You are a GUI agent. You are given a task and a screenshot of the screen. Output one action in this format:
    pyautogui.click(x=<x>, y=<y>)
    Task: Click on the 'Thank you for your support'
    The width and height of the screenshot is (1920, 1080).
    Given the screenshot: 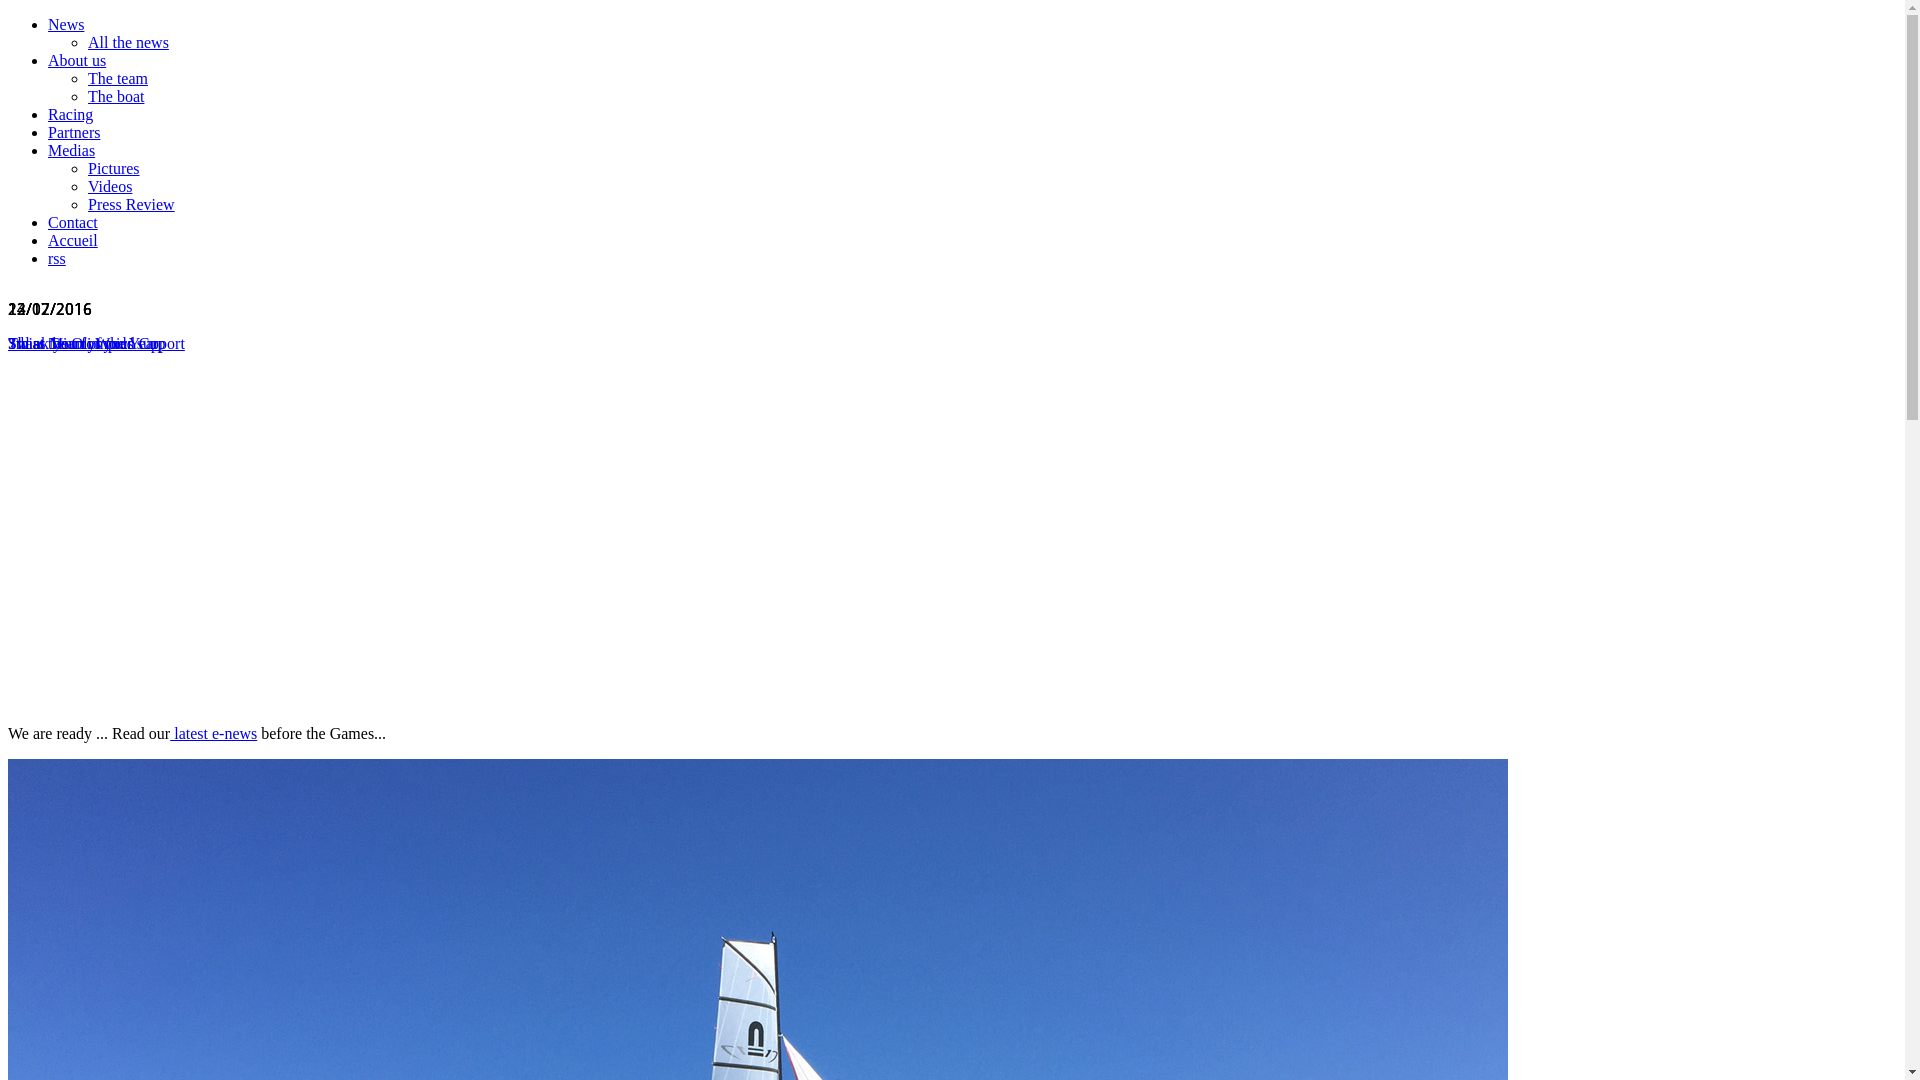 What is the action you would take?
    pyautogui.click(x=95, y=342)
    